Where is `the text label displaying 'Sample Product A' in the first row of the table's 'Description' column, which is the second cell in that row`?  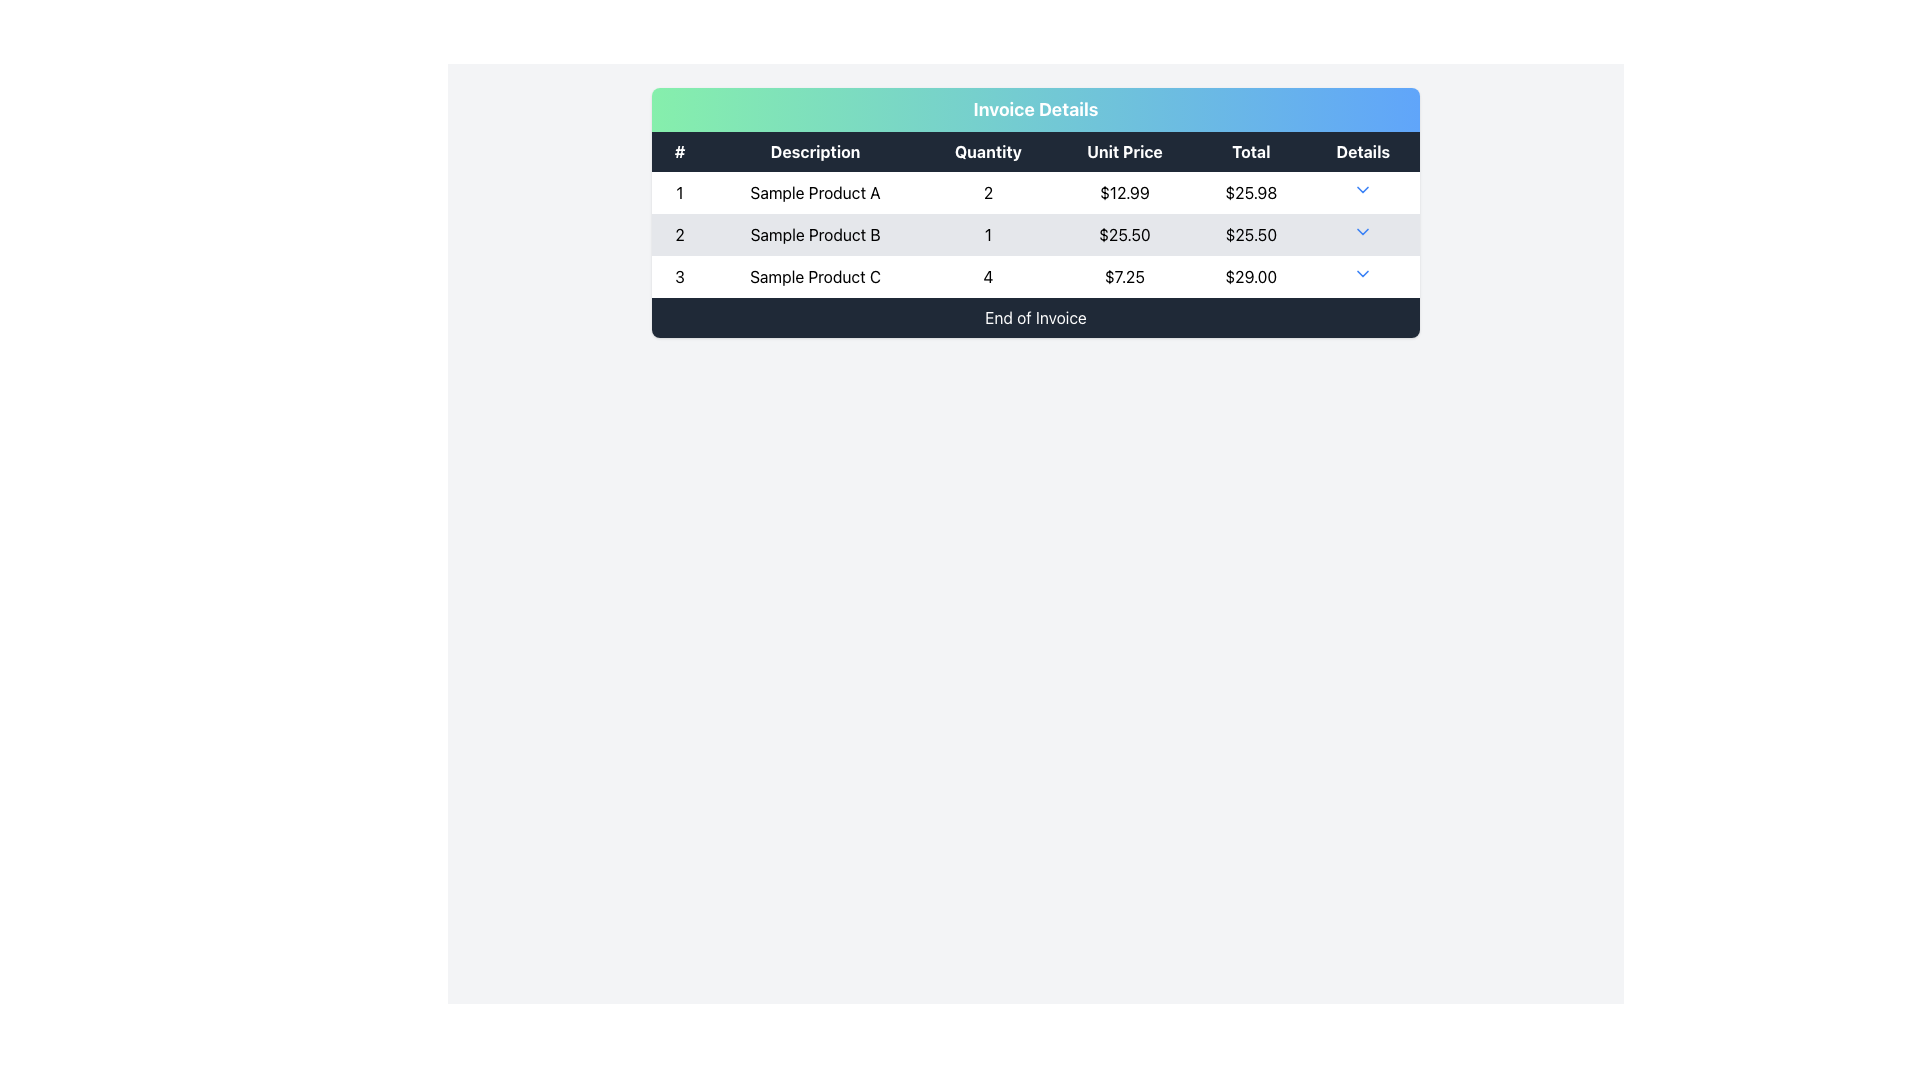
the text label displaying 'Sample Product A' in the first row of the table's 'Description' column, which is the second cell in that row is located at coordinates (815, 192).